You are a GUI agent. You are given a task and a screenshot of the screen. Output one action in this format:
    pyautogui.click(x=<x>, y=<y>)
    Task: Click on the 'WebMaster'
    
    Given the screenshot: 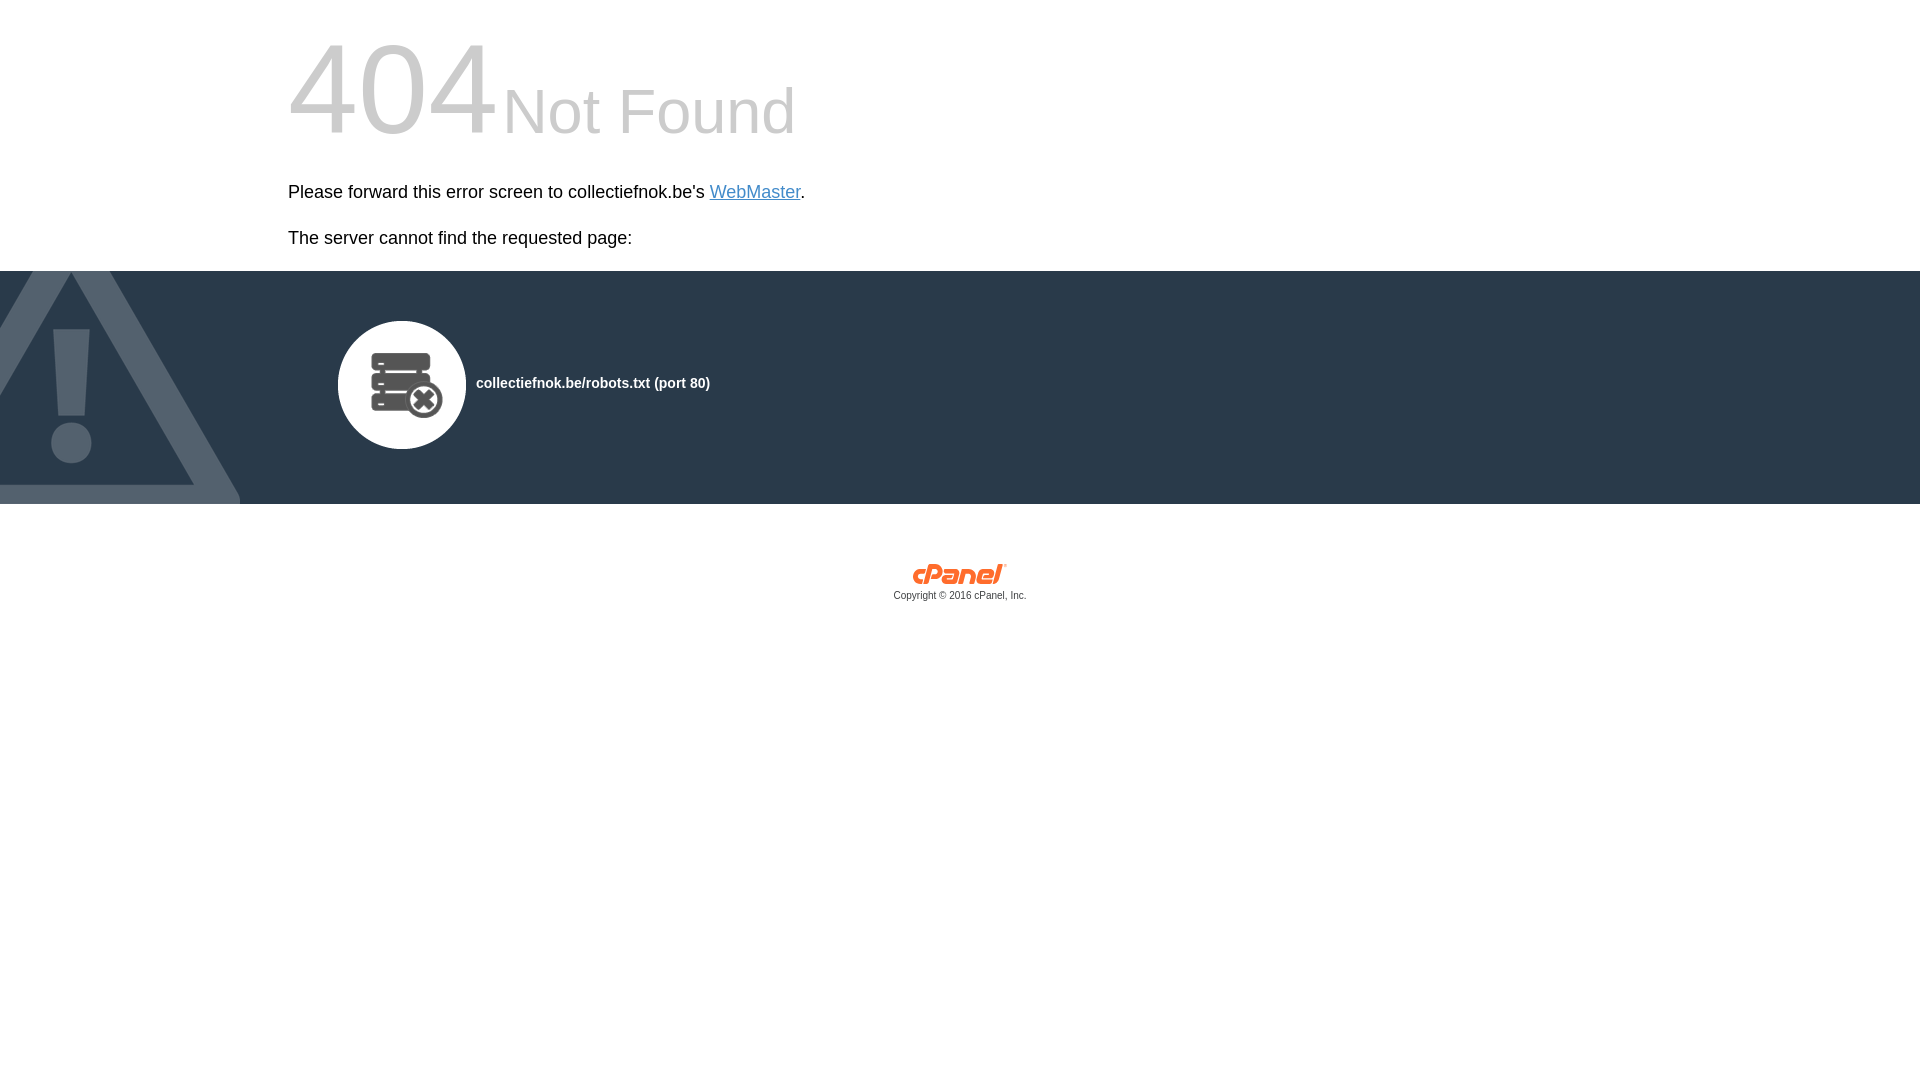 What is the action you would take?
    pyautogui.click(x=754, y=192)
    